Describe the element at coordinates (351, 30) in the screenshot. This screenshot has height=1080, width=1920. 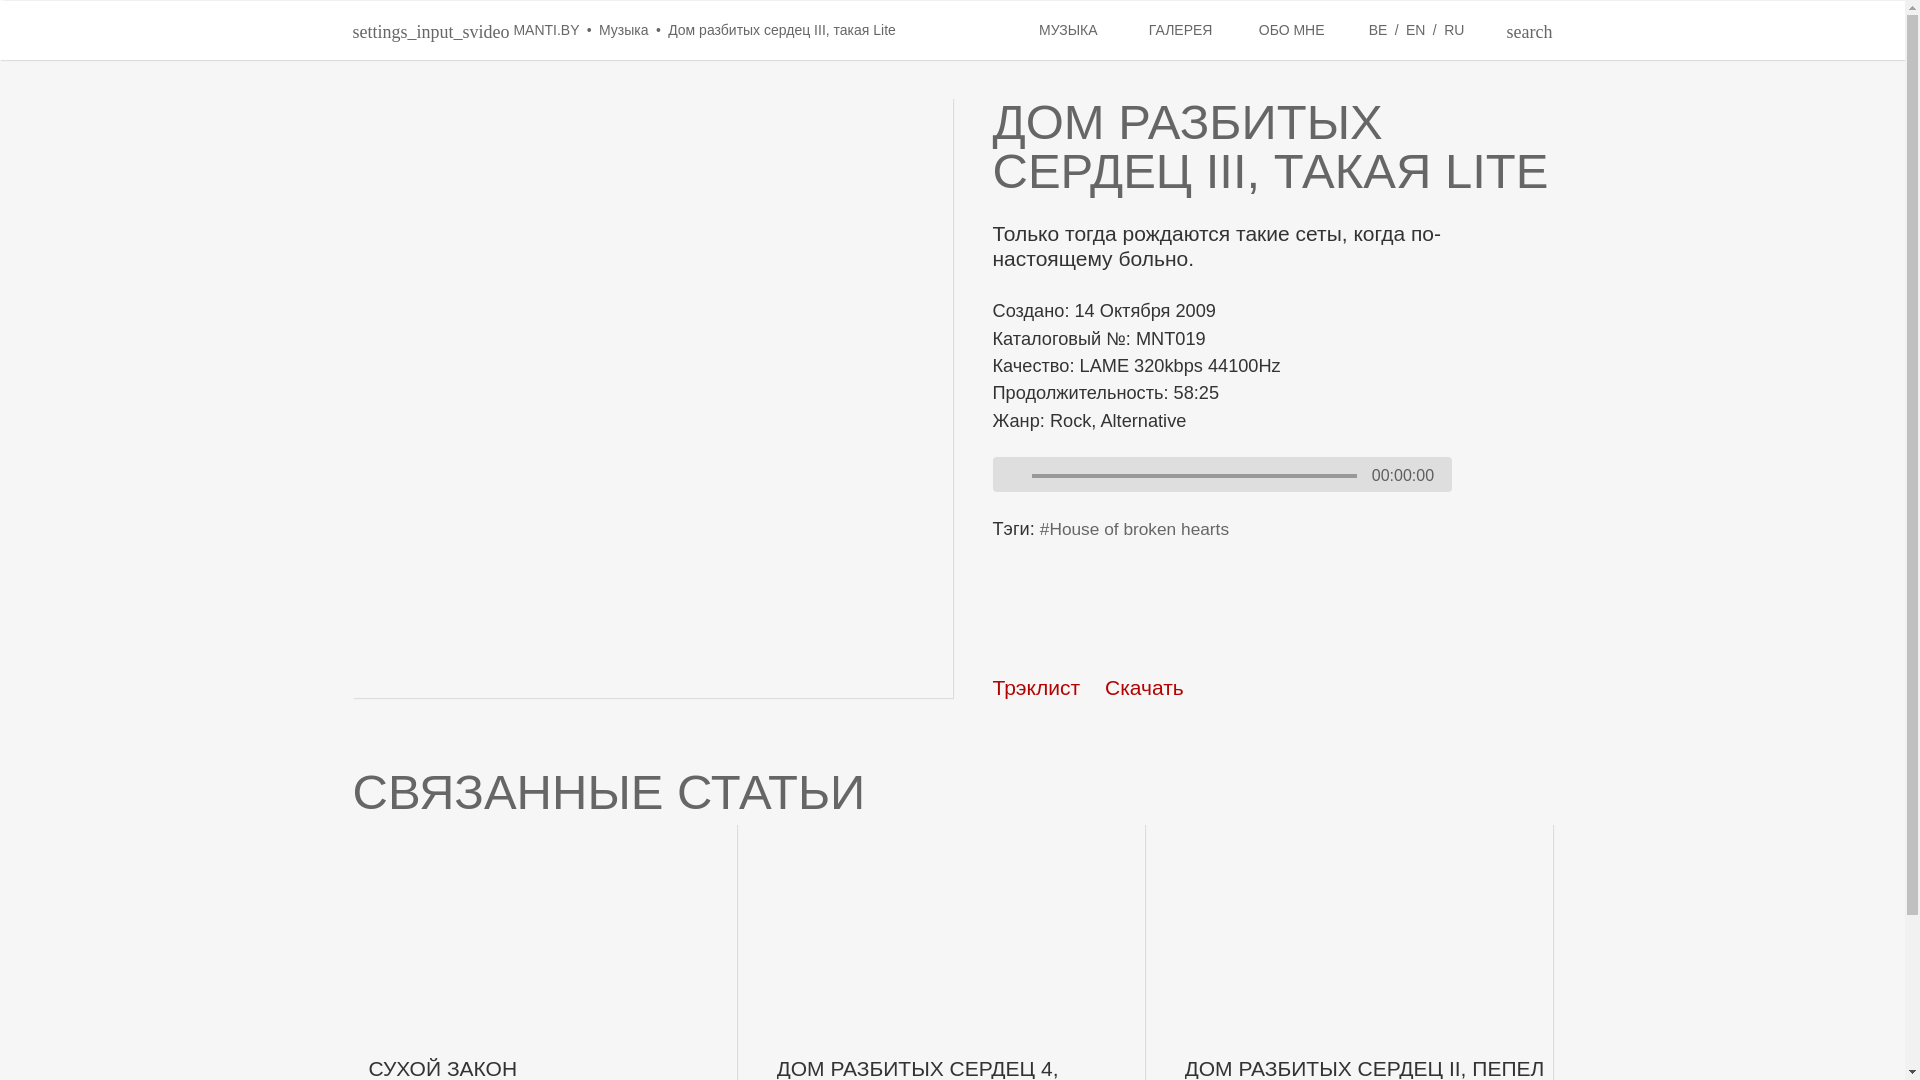
I see `'settings_input_svideo MANTI.BY'` at that location.